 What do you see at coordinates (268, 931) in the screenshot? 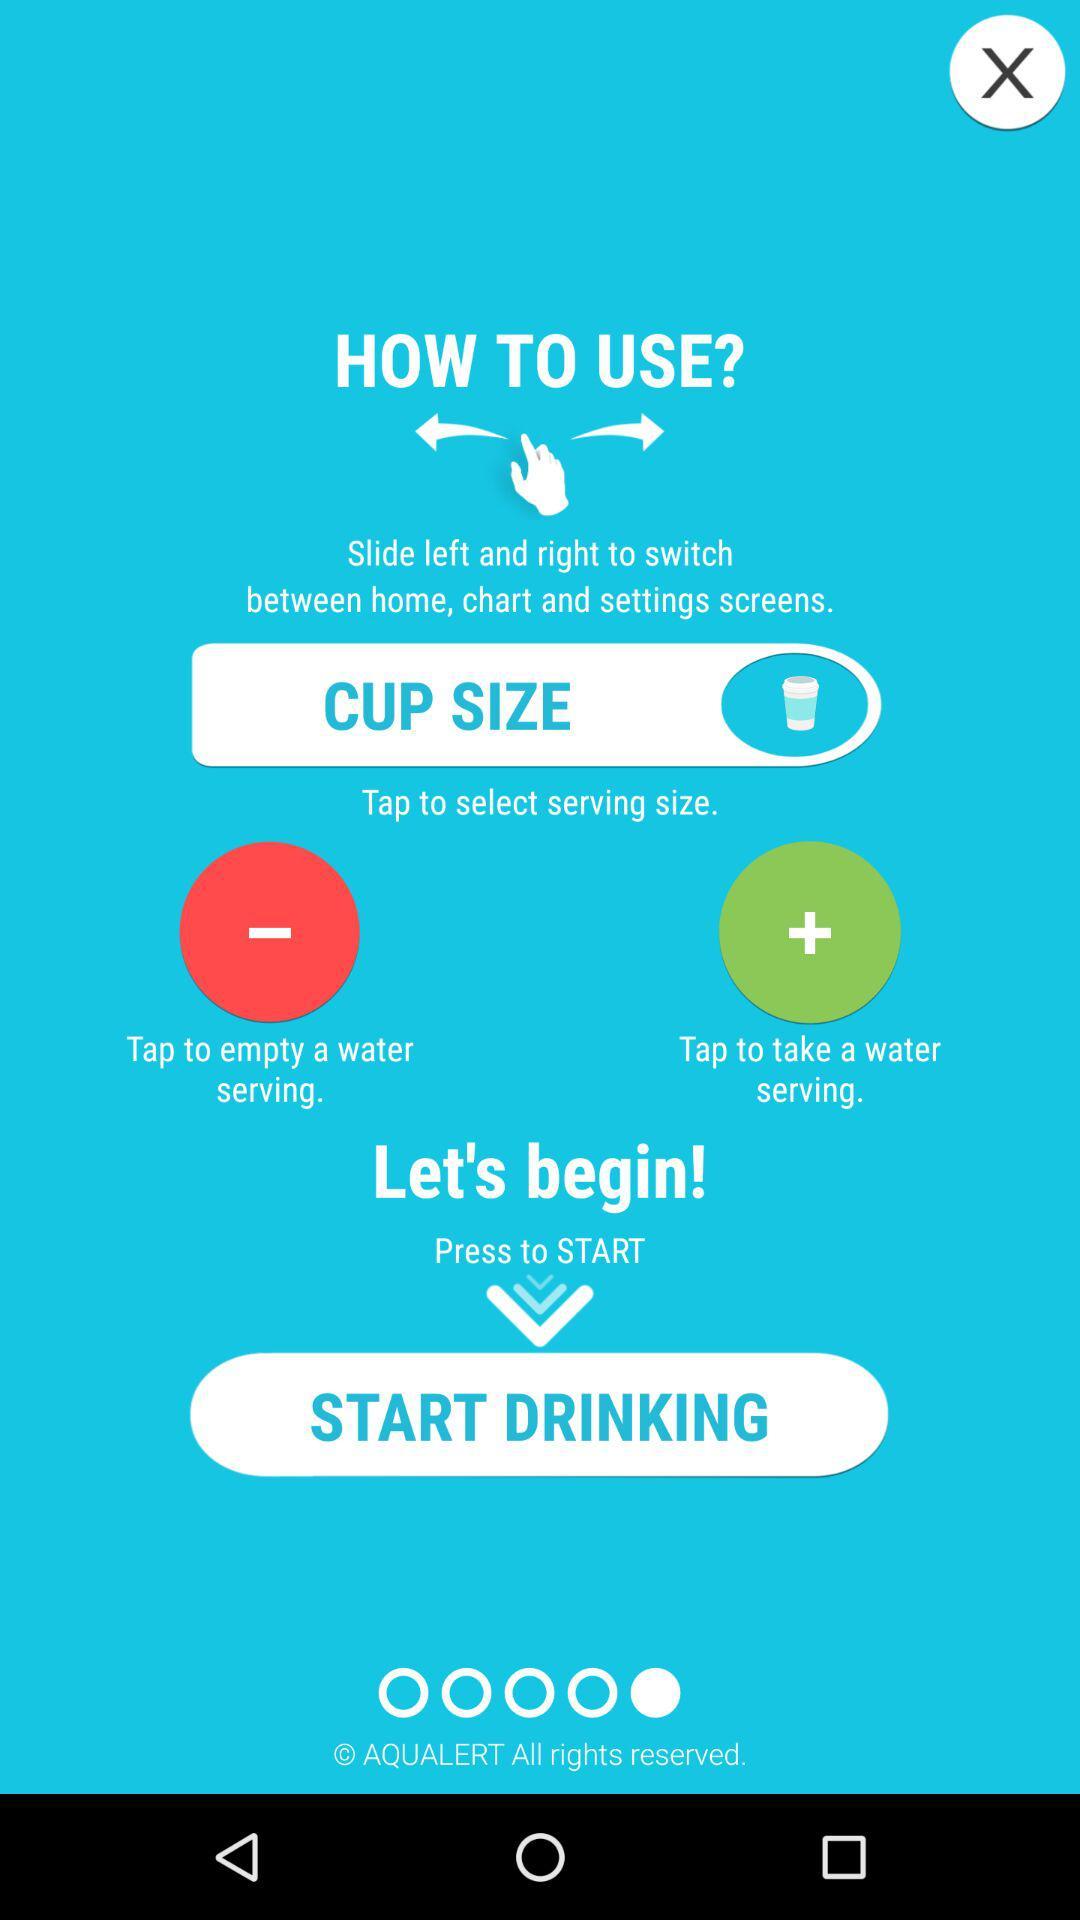
I see `icon above tap to empty` at bounding box center [268, 931].